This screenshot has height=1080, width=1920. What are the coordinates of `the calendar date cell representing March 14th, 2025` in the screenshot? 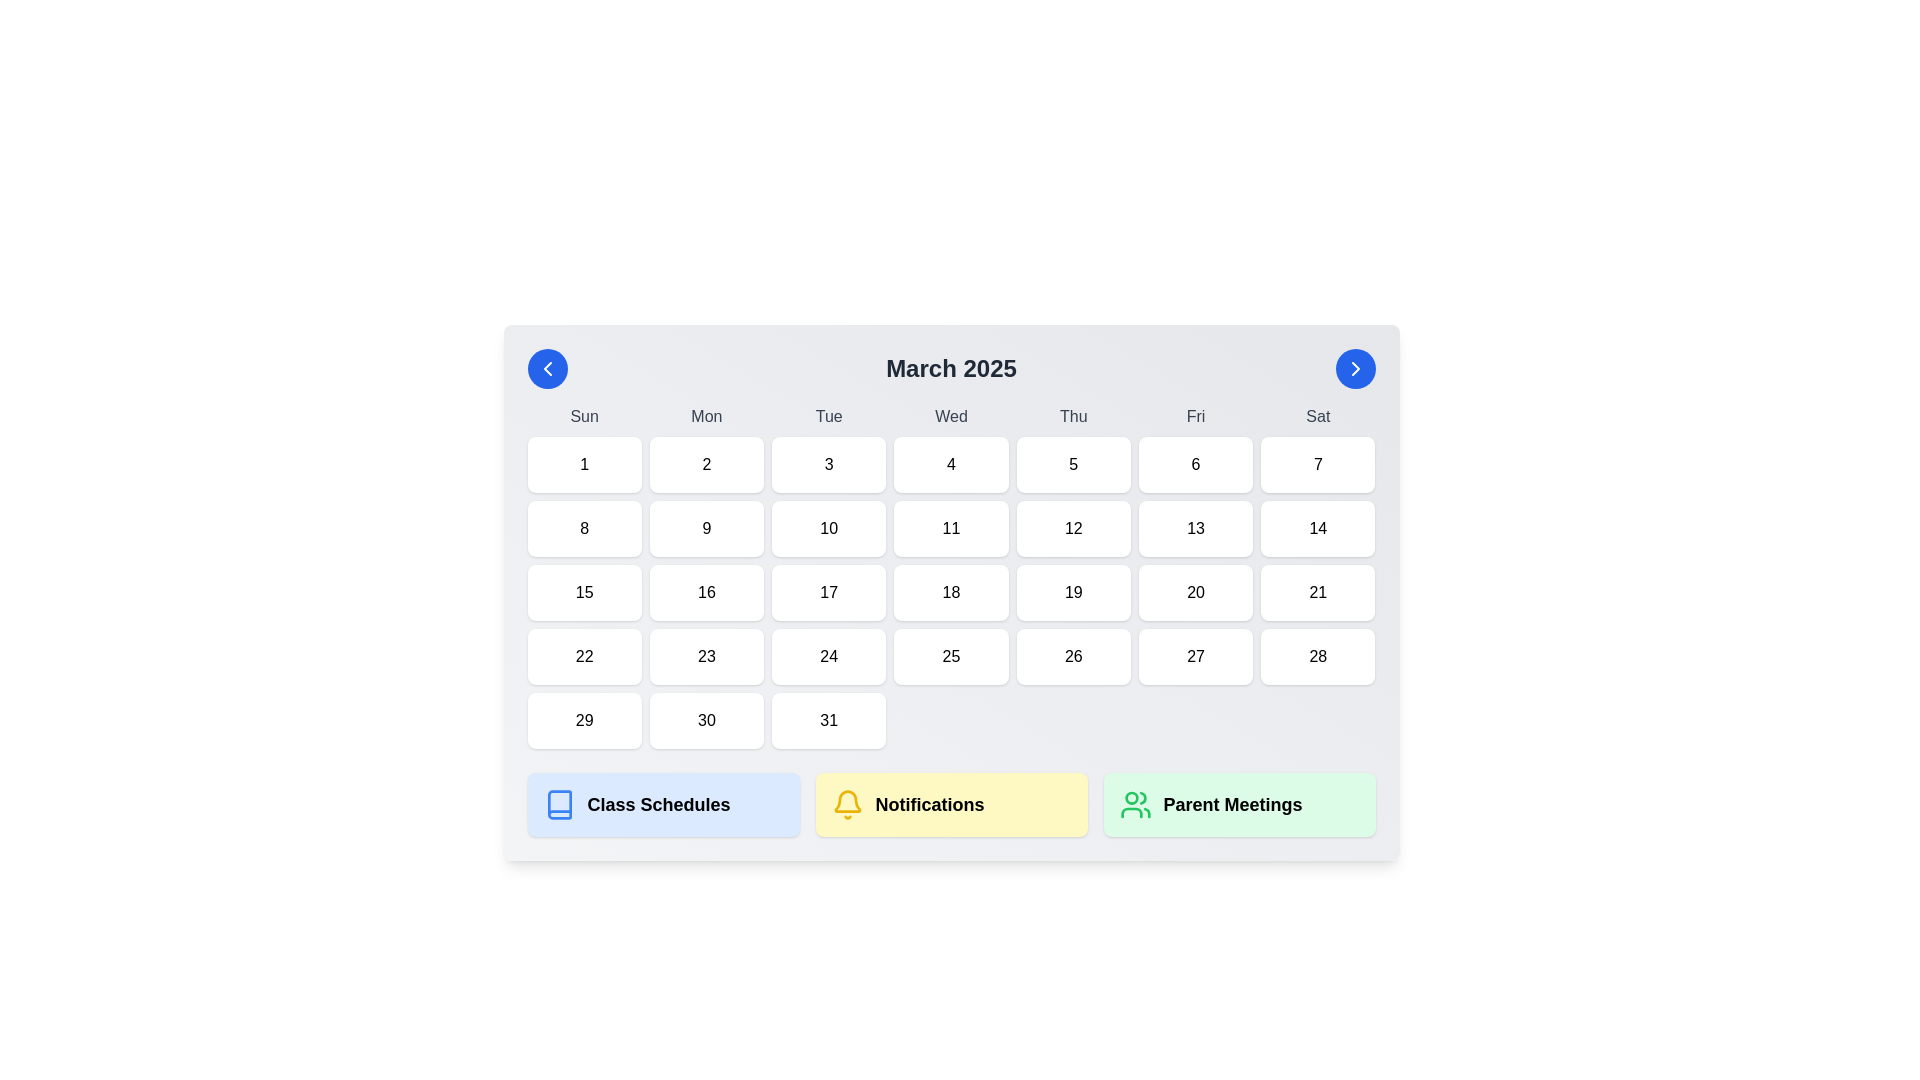 It's located at (1318, 527).